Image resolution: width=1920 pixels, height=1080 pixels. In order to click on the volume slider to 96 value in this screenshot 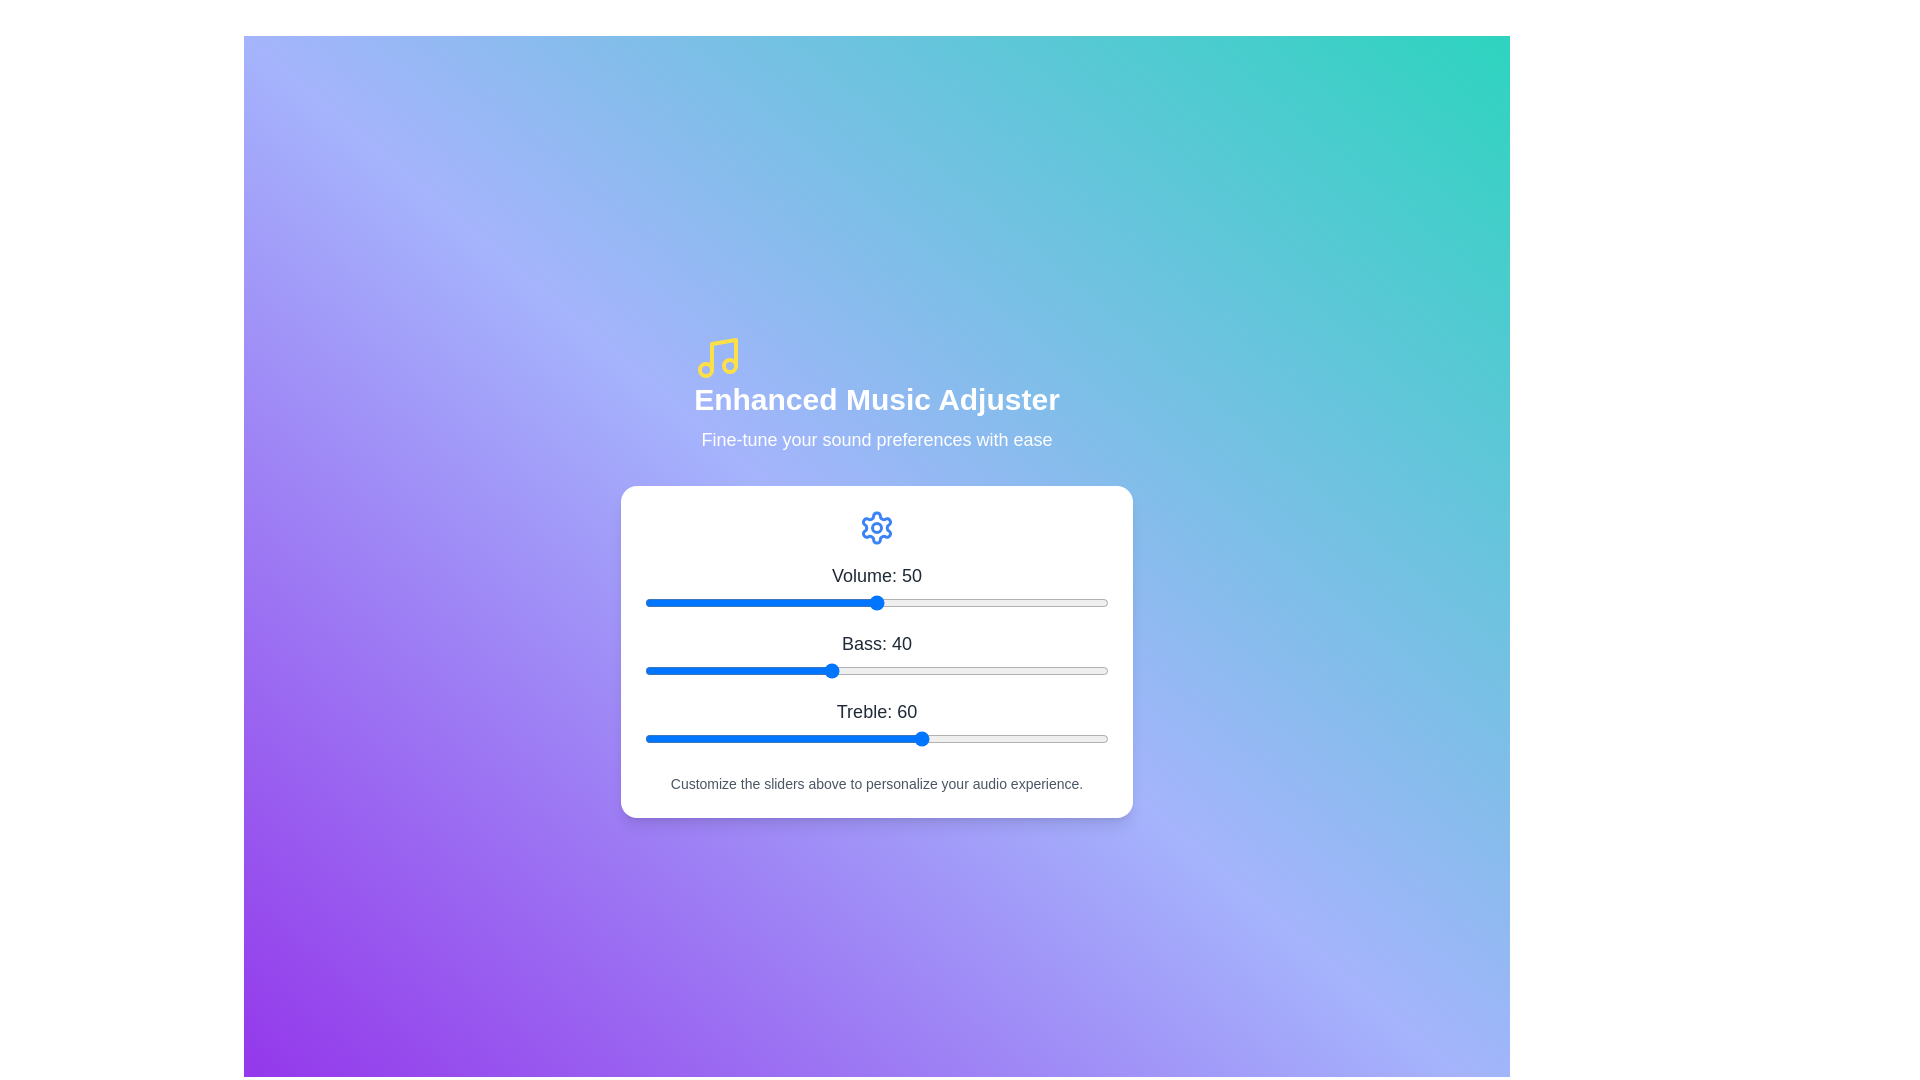, I will do `click(1089, 601)`.